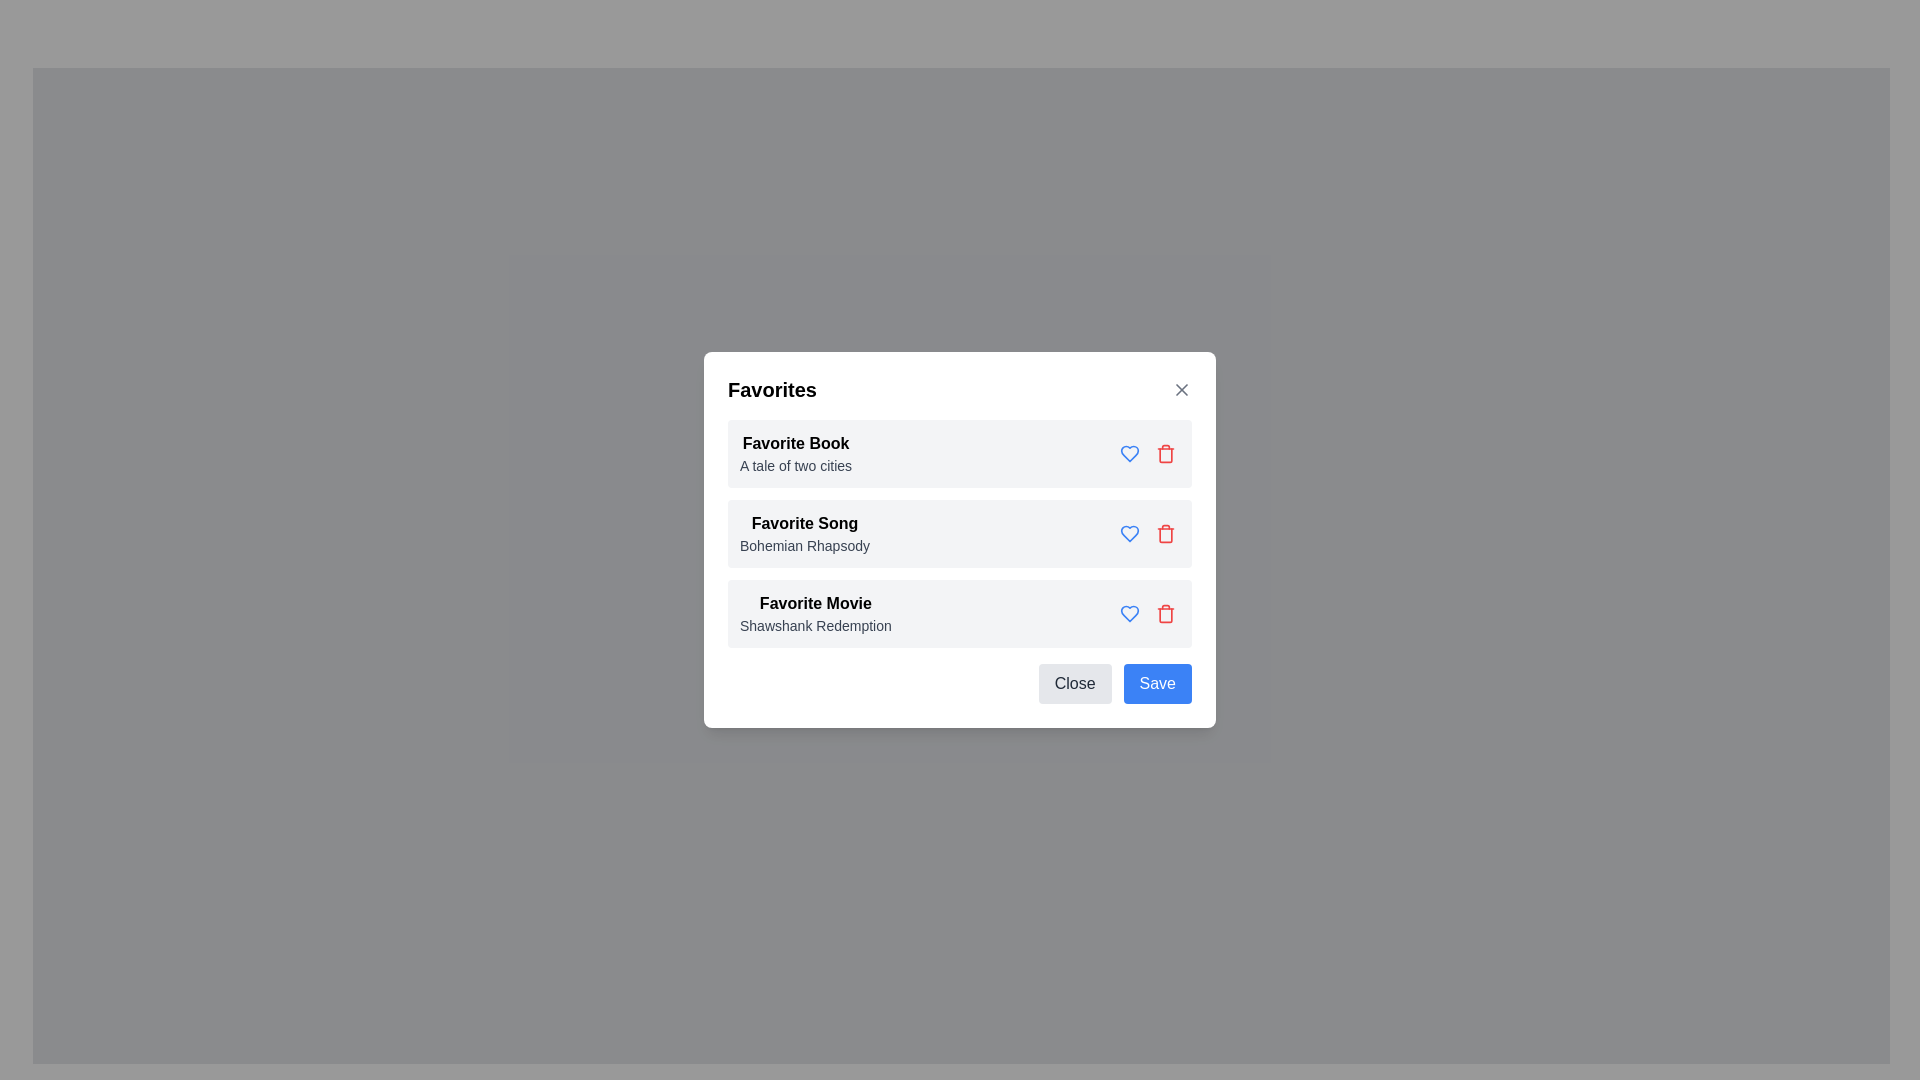 The image size is (1920, 1080). I want to click on the Text label that serves as the title for the book preference, located under 'Favorites' and above 'A tale of two cities', so click(795, 442).